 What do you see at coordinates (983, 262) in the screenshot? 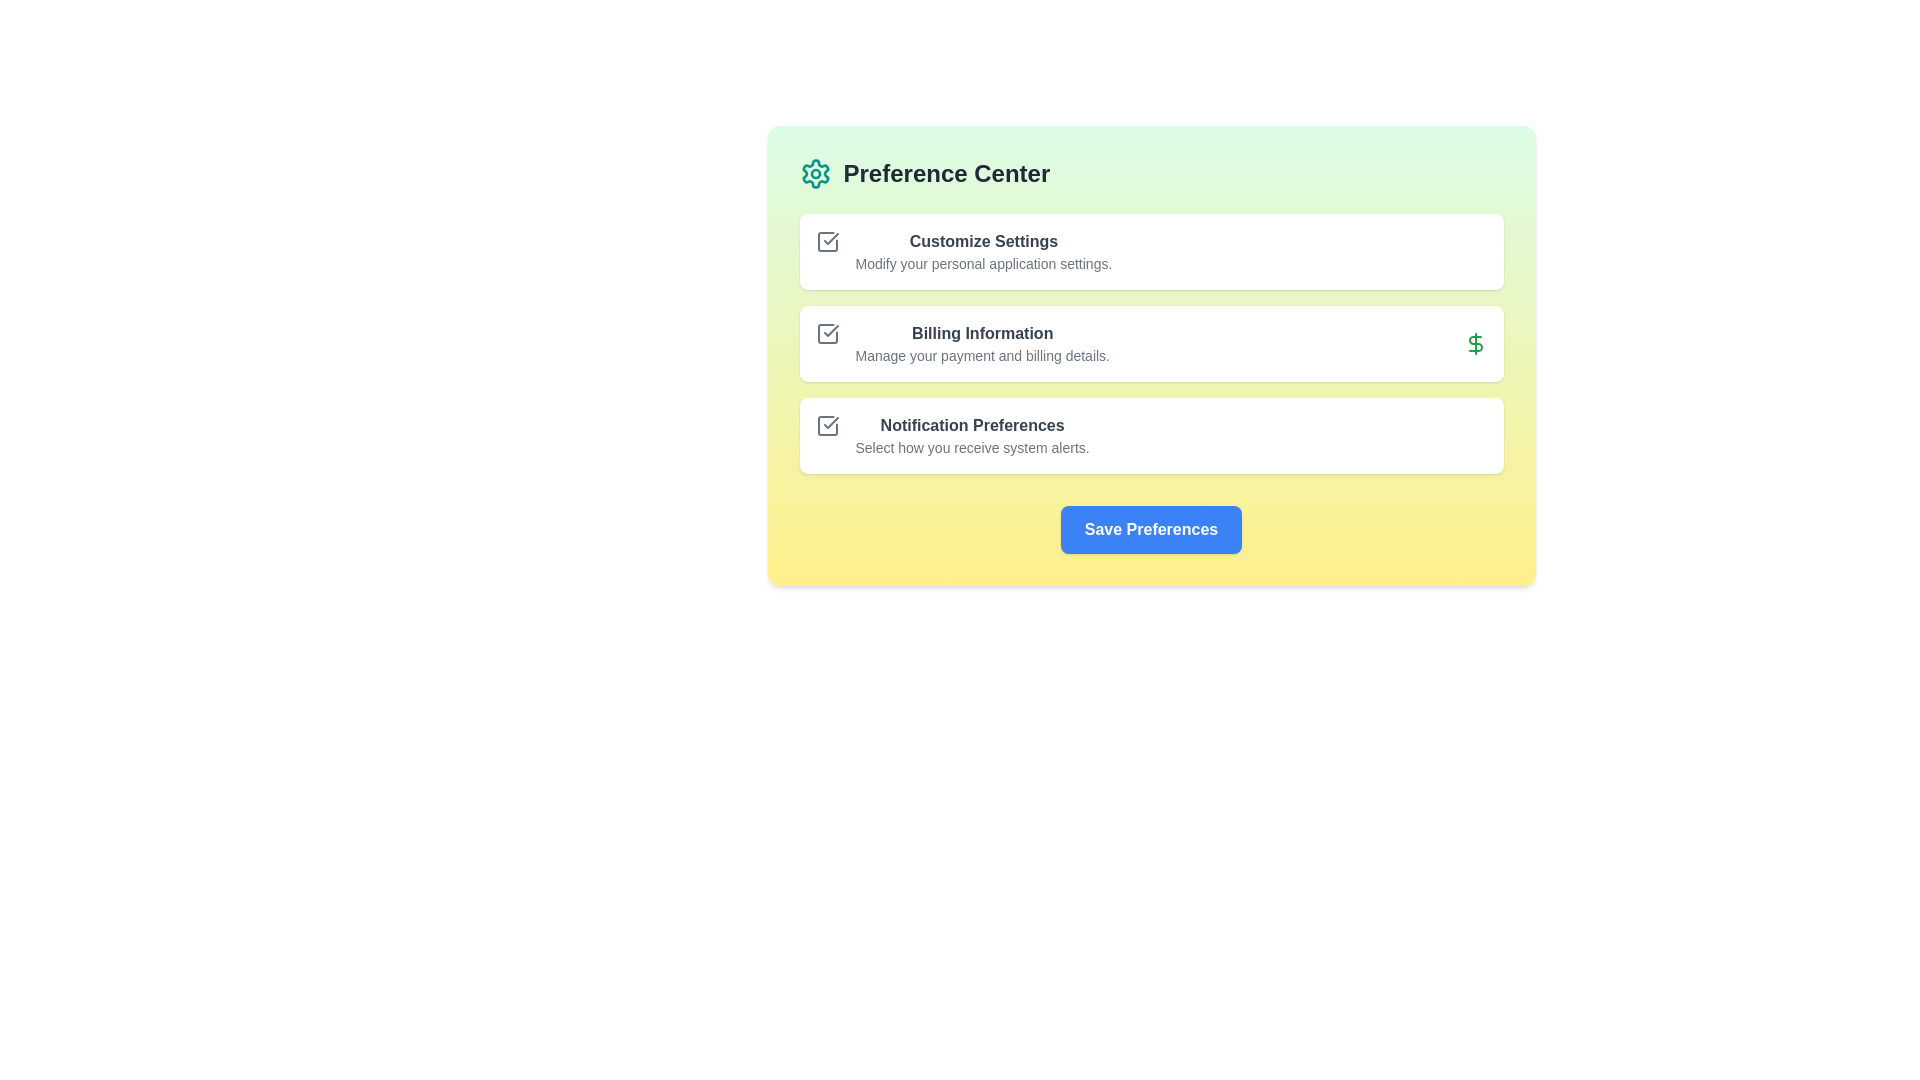
I see `descriptive subtext text label located in the second row of the 'Preference Center' section, directly below 'Customize Settings'` at bounding box center [983, 262].